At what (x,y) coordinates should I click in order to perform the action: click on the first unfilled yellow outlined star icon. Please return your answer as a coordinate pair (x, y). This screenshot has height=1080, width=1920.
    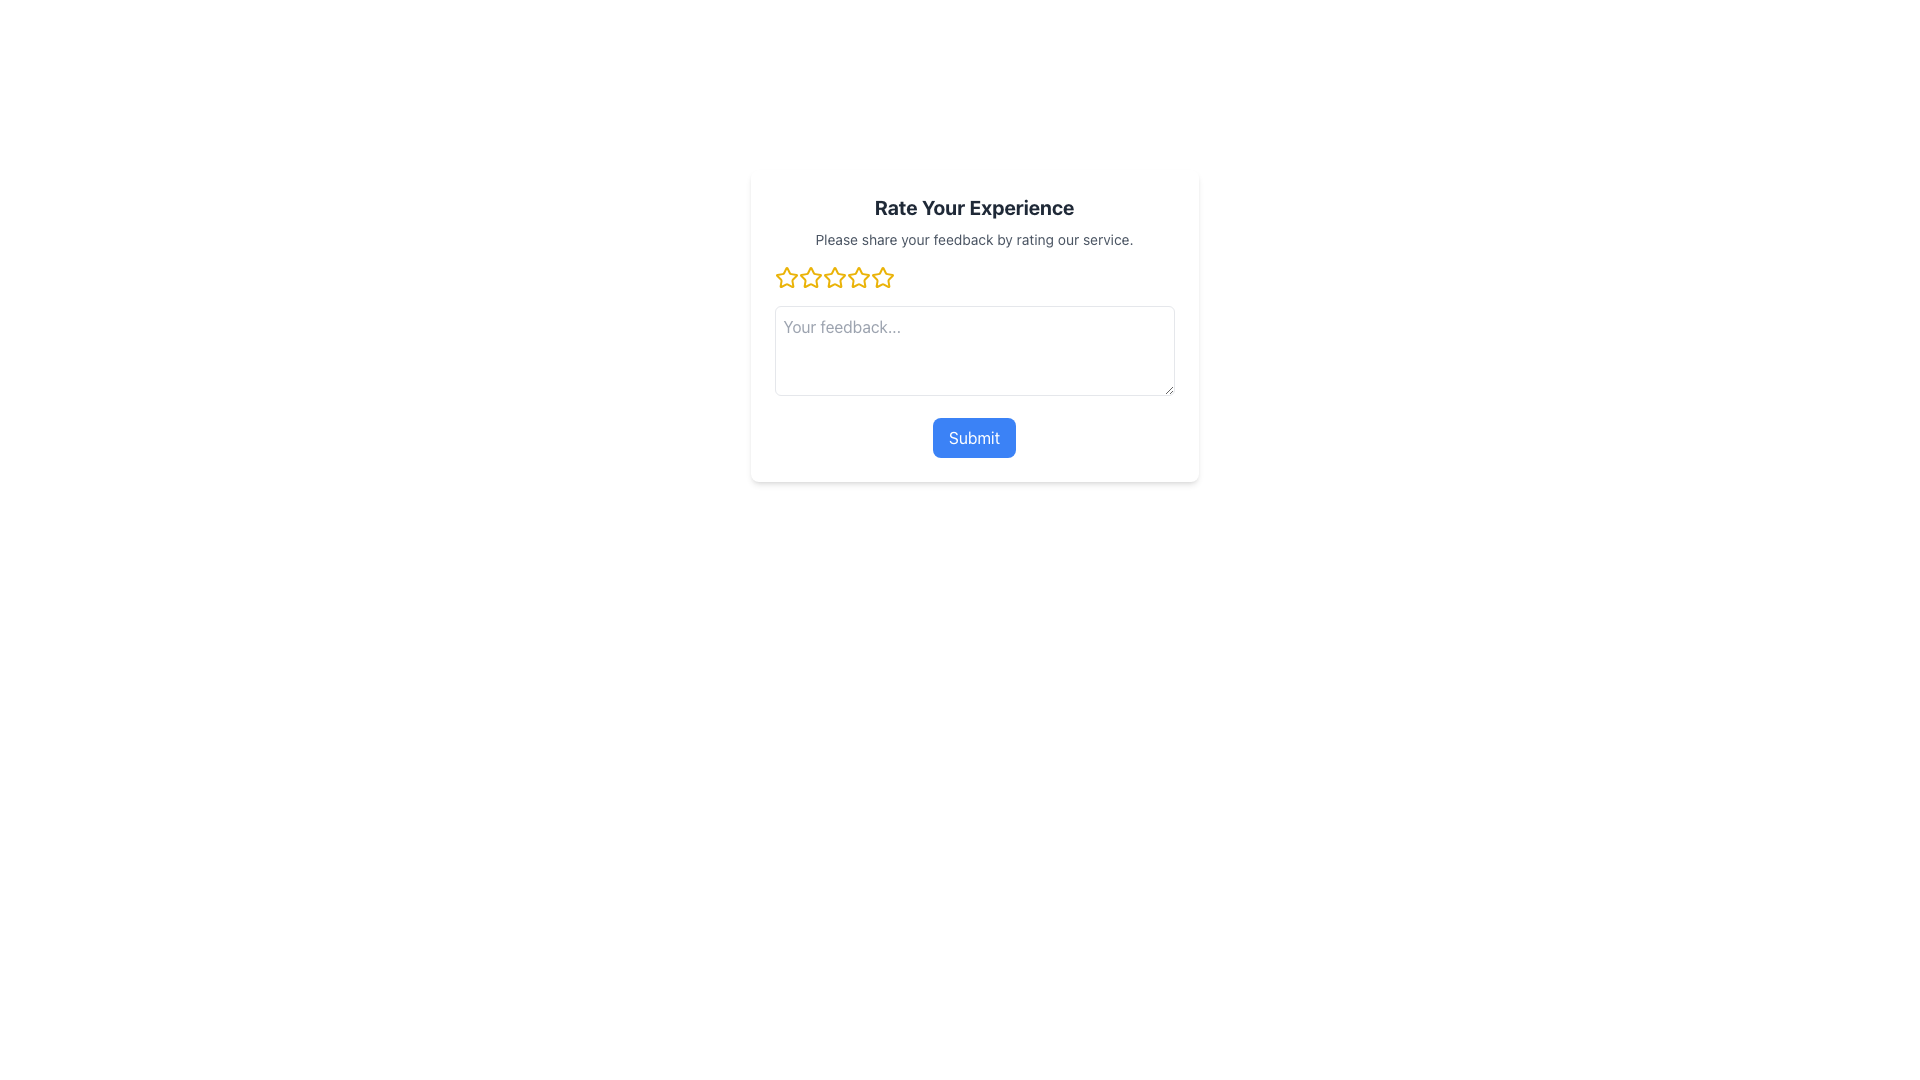
    Looking at the image, I should click on (785, 277).